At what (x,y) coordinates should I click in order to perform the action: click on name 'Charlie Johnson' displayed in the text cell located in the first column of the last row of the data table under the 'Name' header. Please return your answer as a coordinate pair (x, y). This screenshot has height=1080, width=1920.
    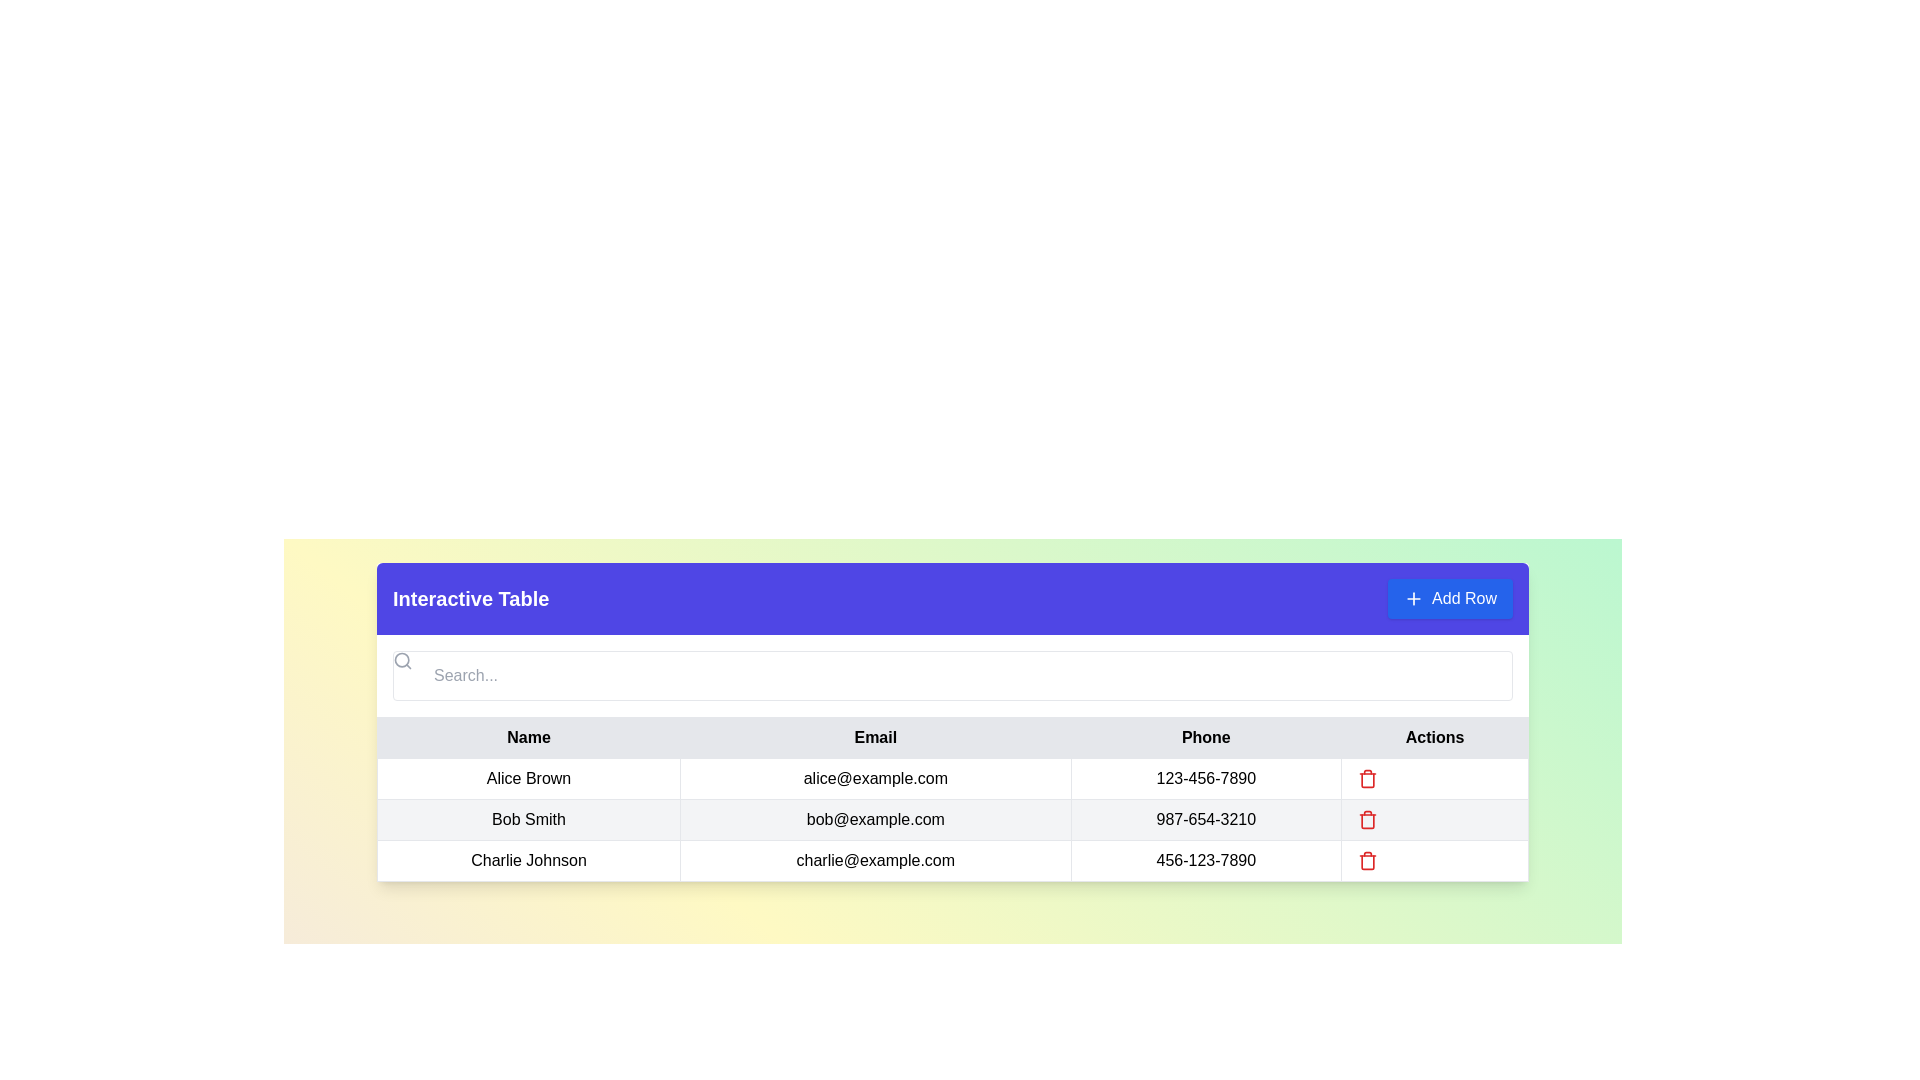
    Looking at the image, I should click on (528, 859).